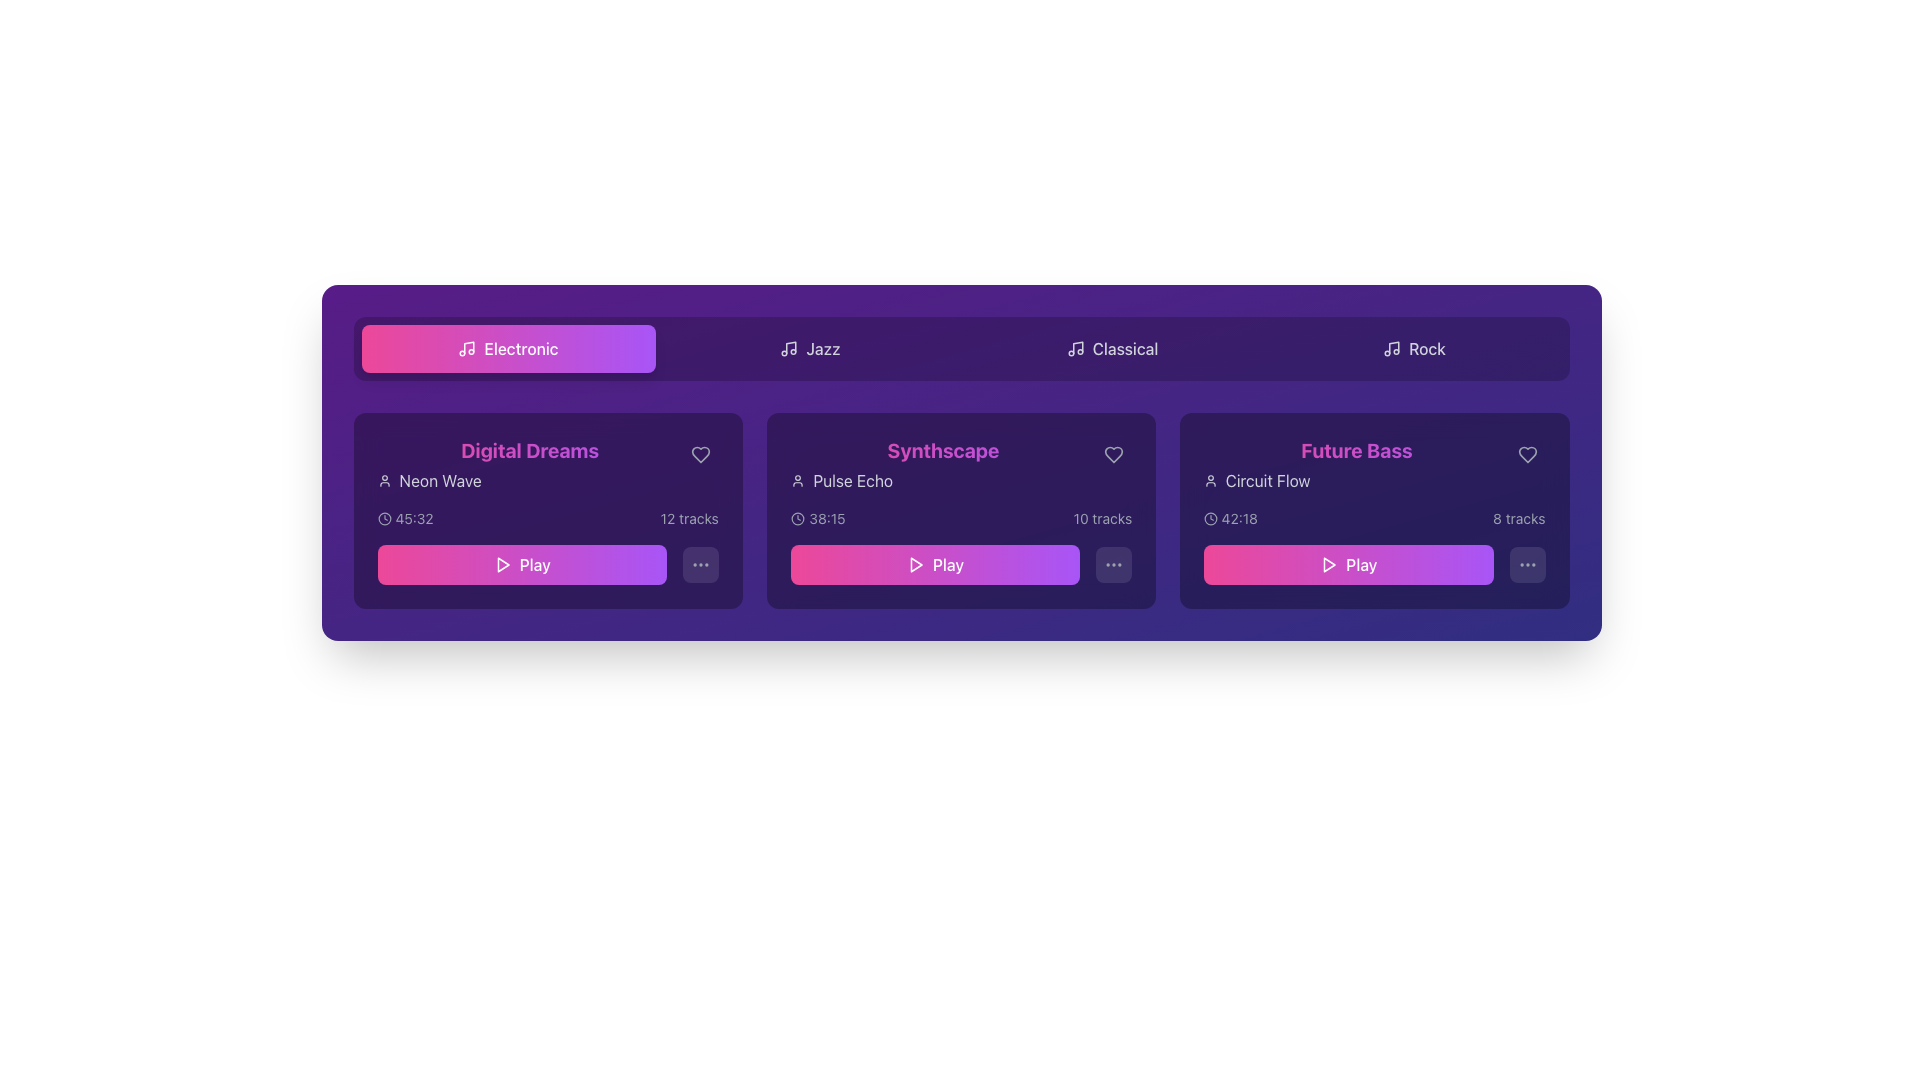 The height and width of the screenshot is (1080, 1920). I want to click on keyboard navigation, so click(1348, 564).